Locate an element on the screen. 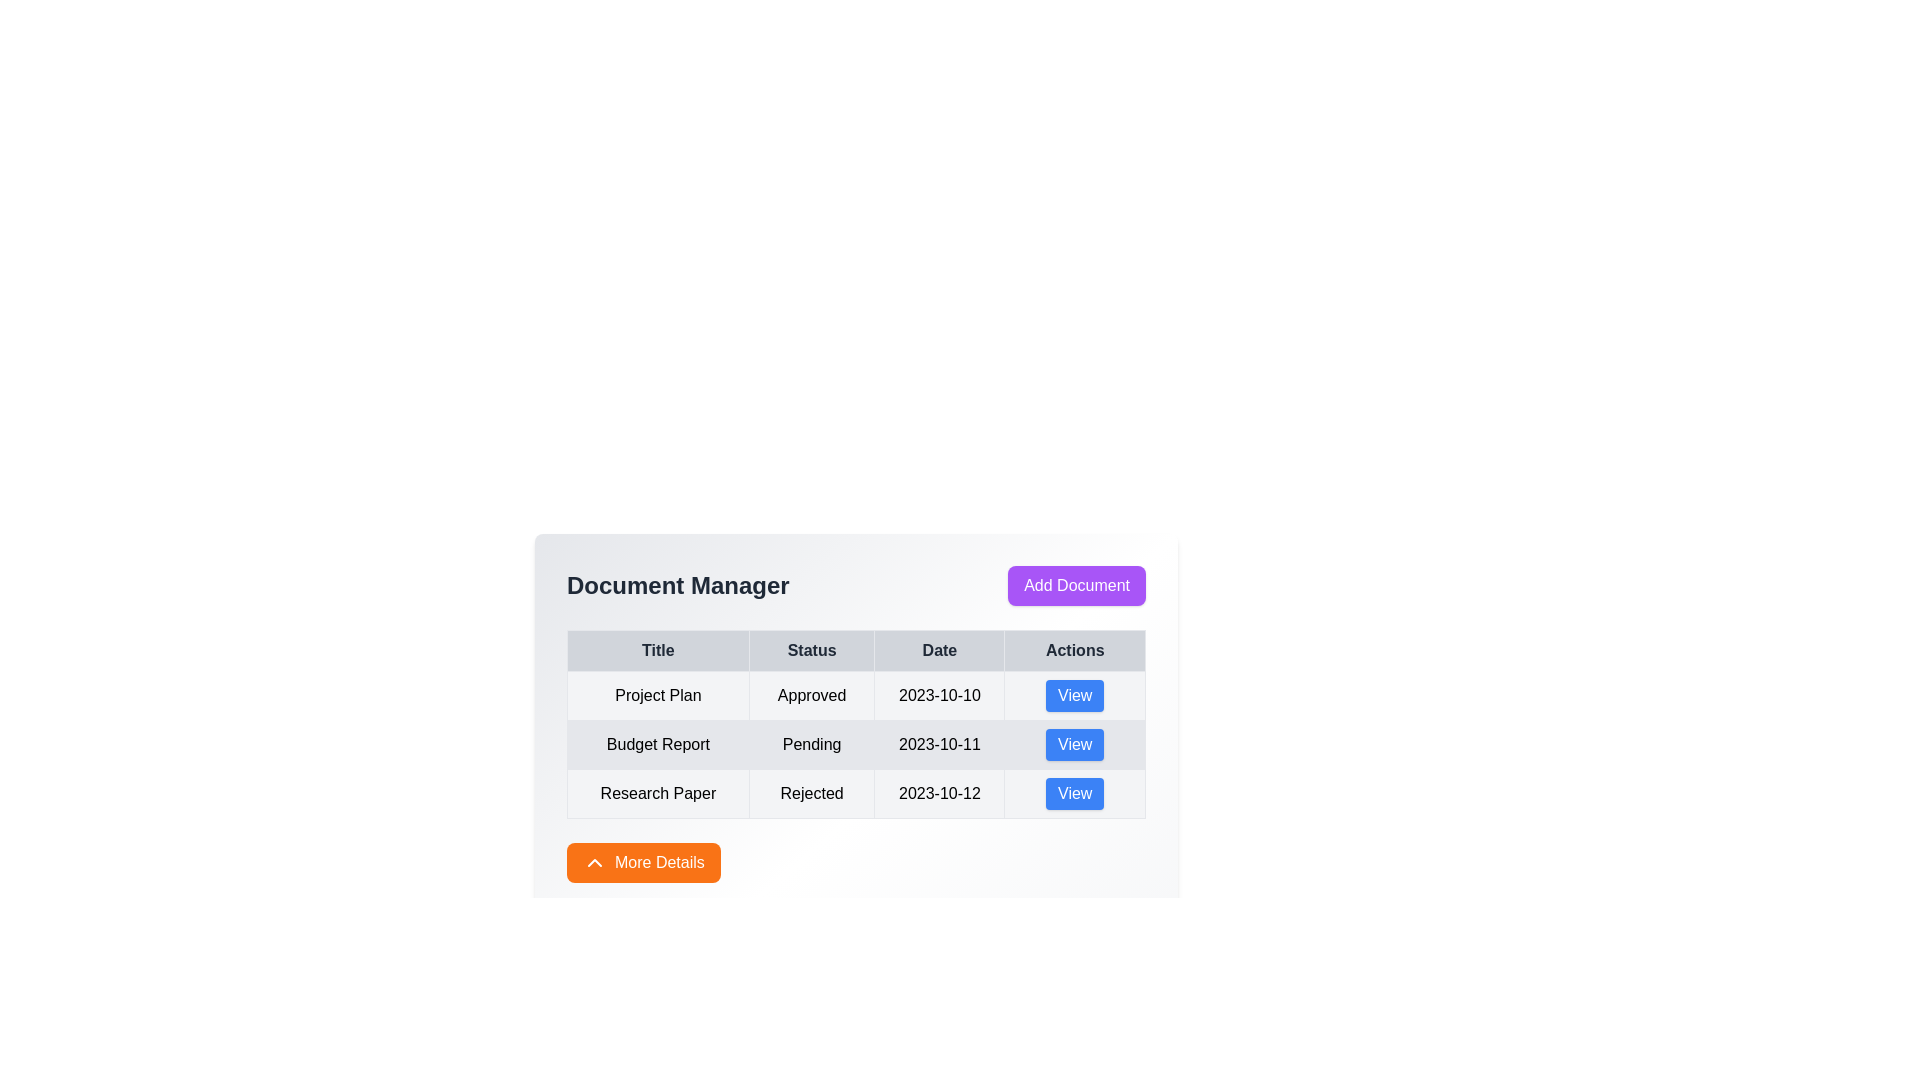 Image resolution: width=1920 pixels, height=1080 pixels. document title 'Project Plan' and its status 'Approved' from the first row of the tabular structure in the 'Document Manager' is located at coordinates (856, 694).